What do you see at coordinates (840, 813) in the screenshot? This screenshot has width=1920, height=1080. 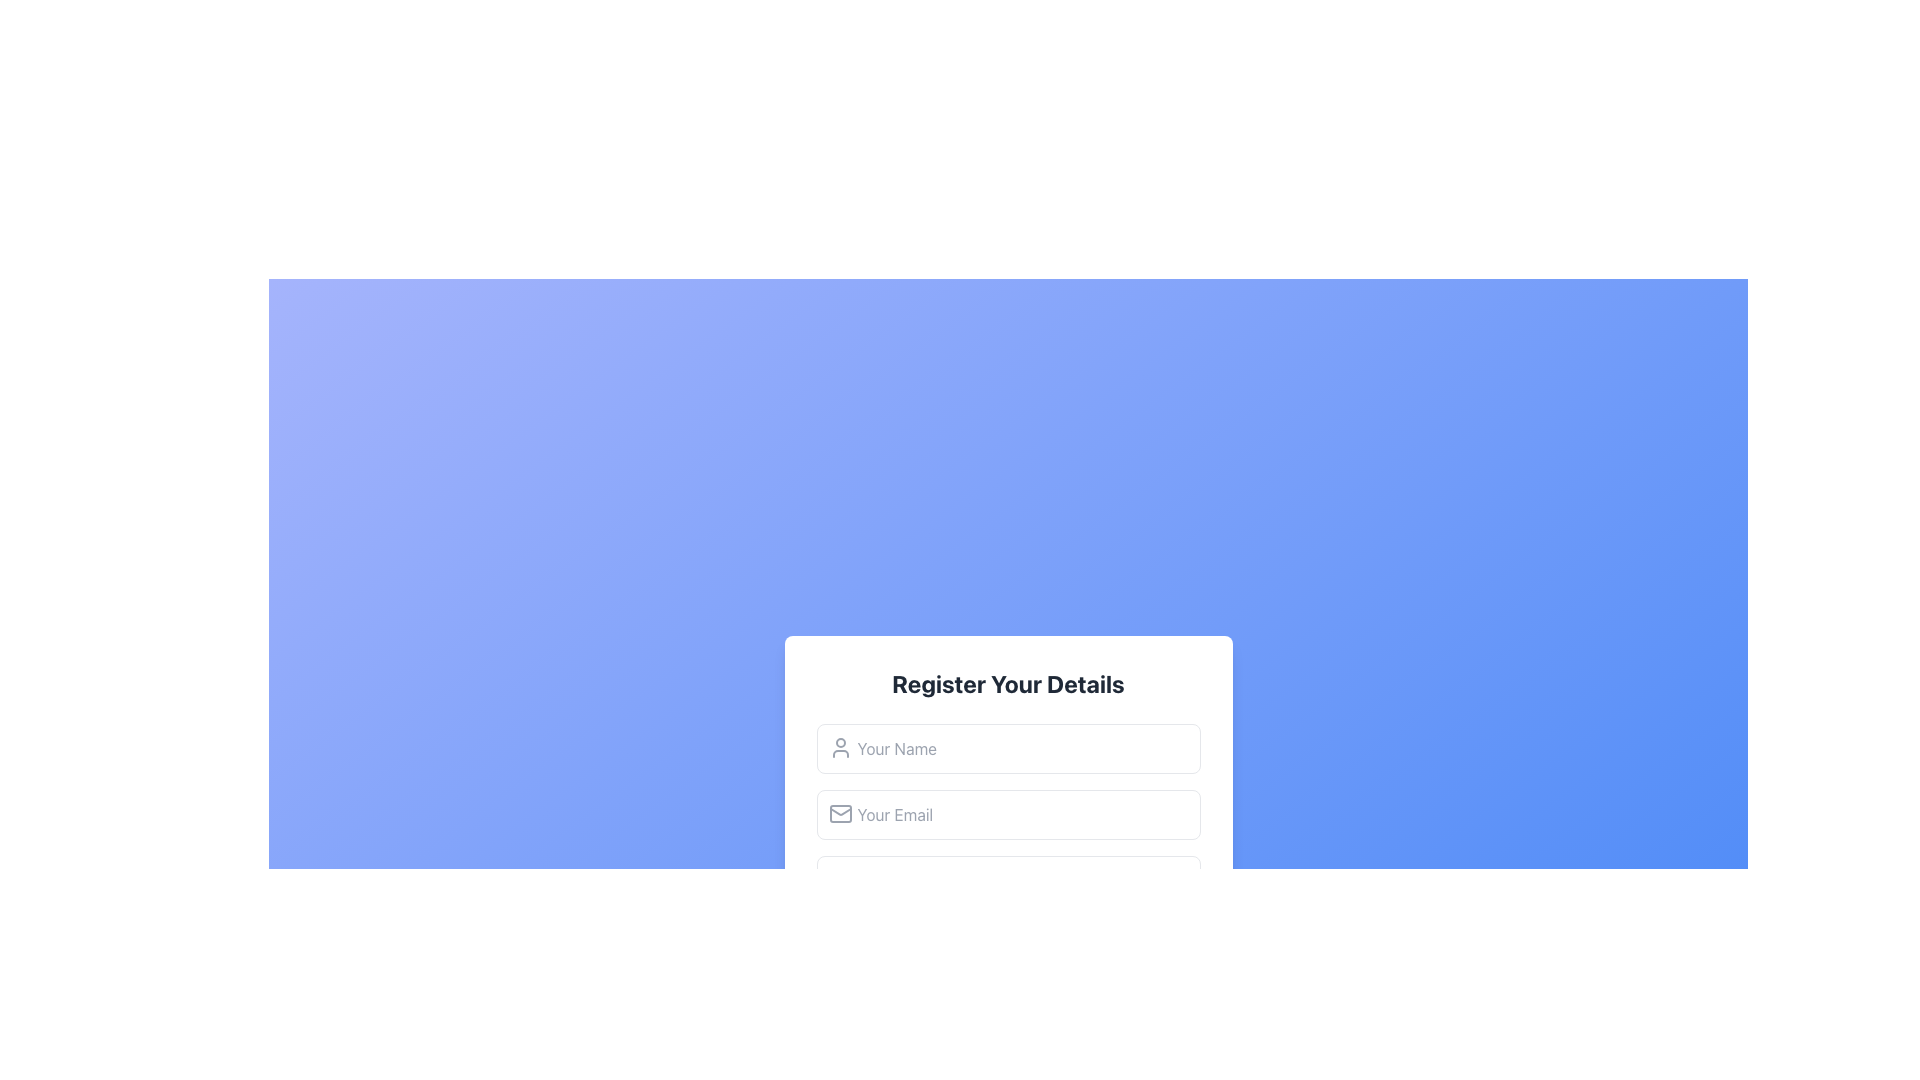 I see `the decorative email icon located inside the email input field, positioned towards the left edge and slightly above the center` at bounding box center [840, 813].